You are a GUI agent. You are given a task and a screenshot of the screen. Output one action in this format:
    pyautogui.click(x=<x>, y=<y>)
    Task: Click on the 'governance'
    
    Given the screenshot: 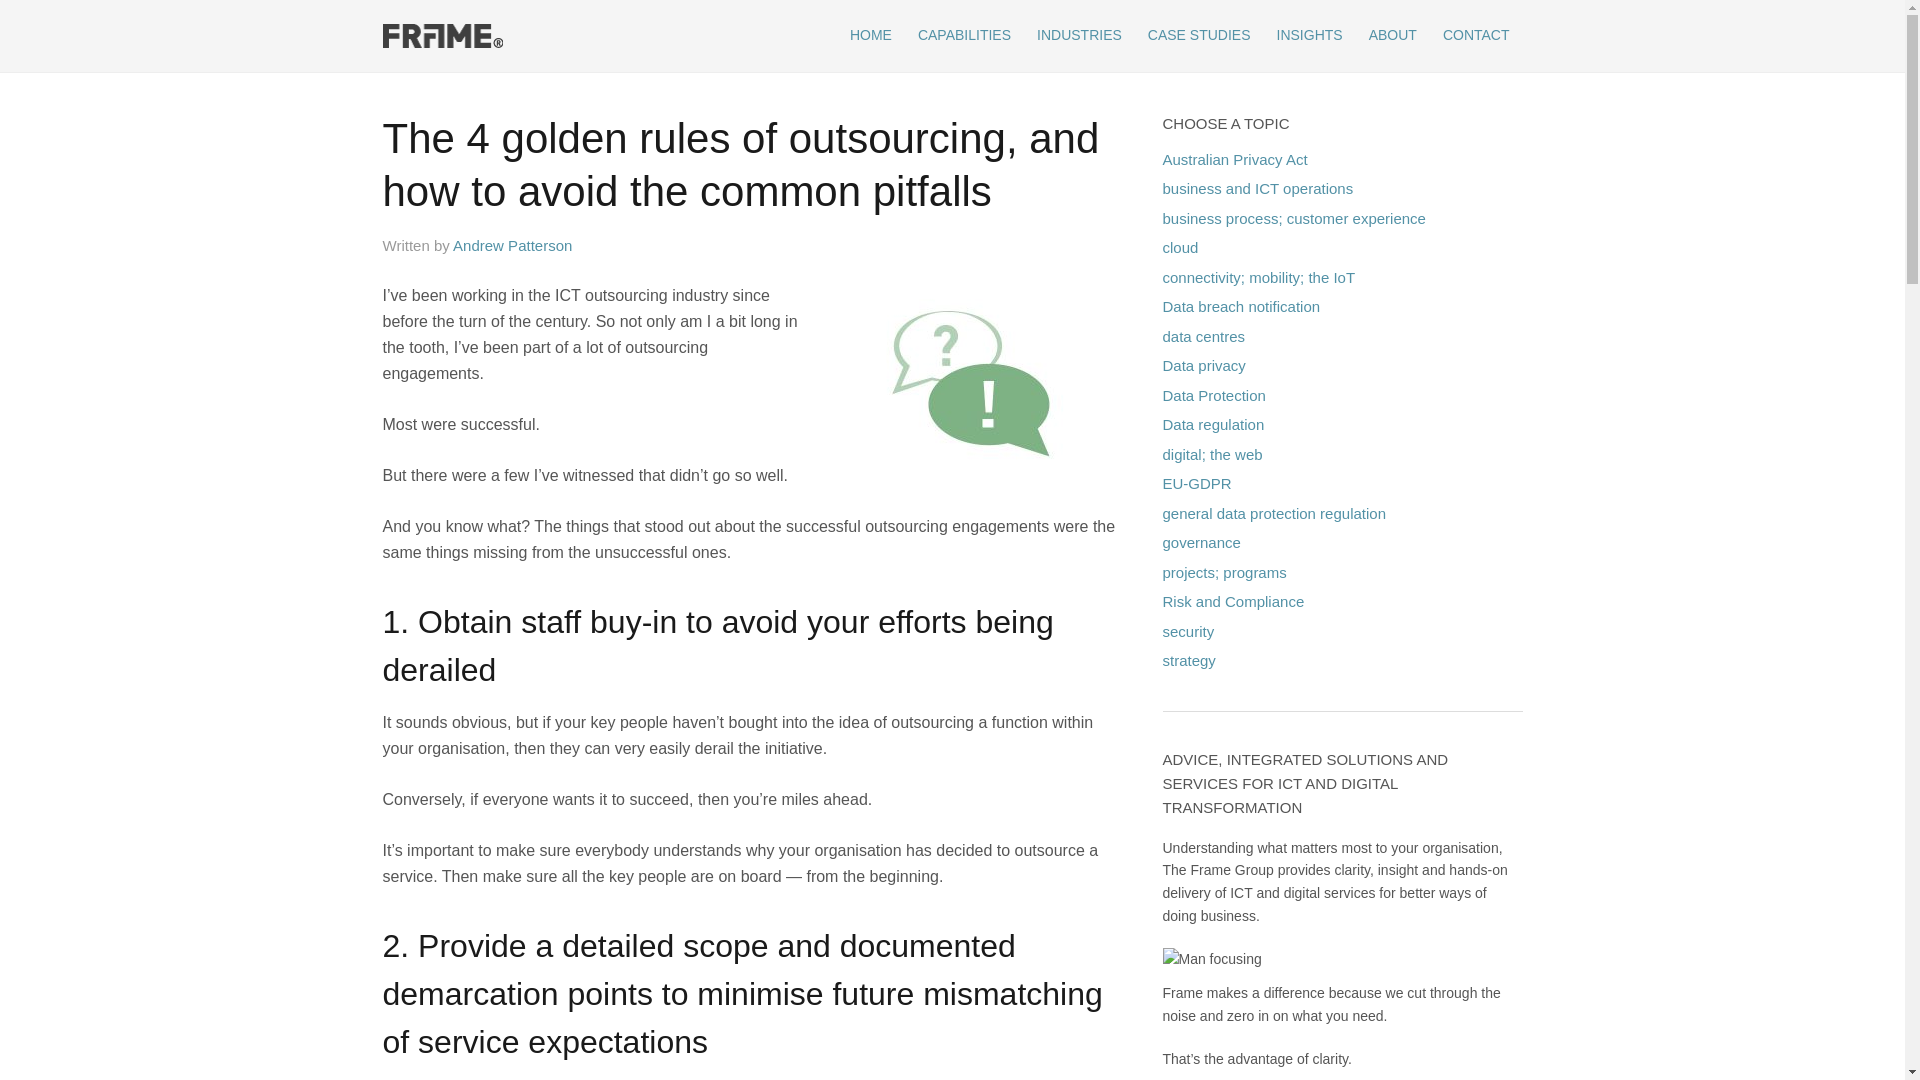 What is the action you would take?
    pyautogui.click(x=1161, y=542)
    